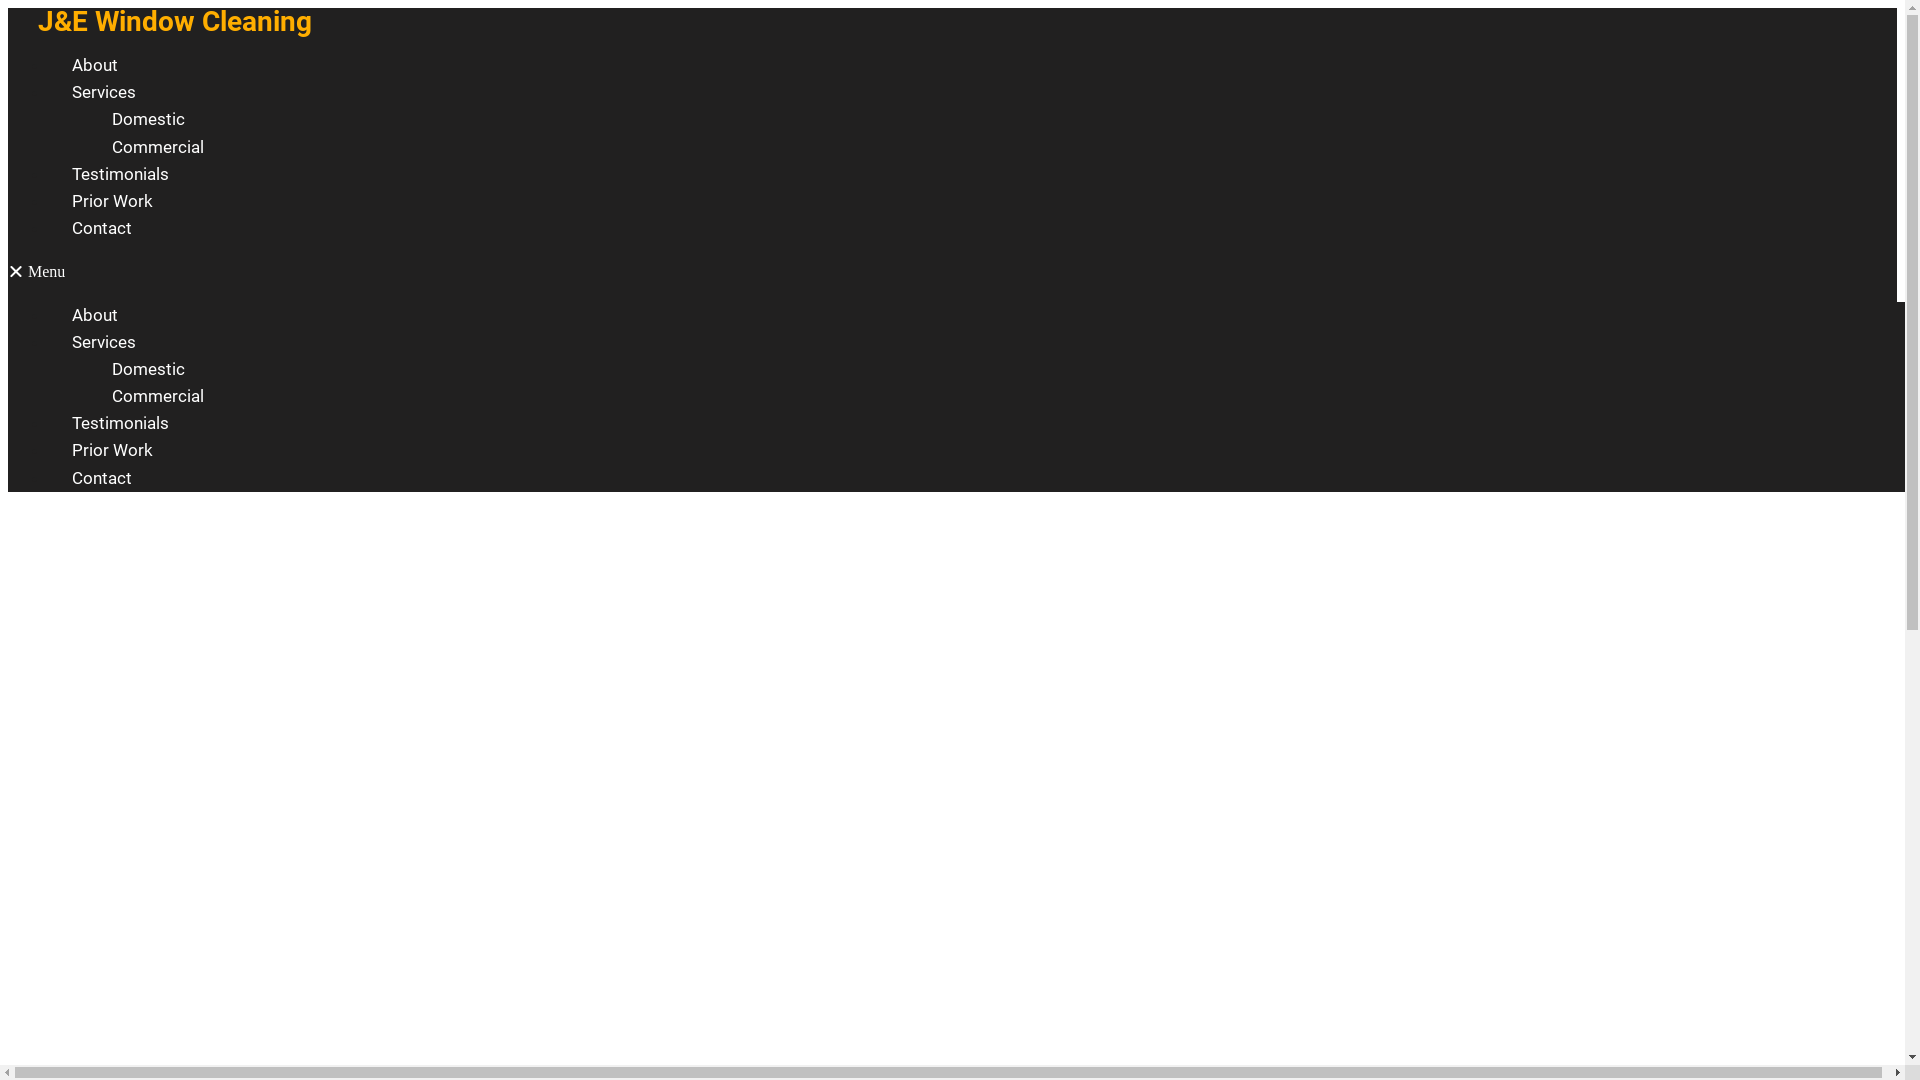 This screenshot has width=1920, height=1080. Describe the element at coordinates (648, 669) in the screenshot. I see `'0426 605 655'` at that location.